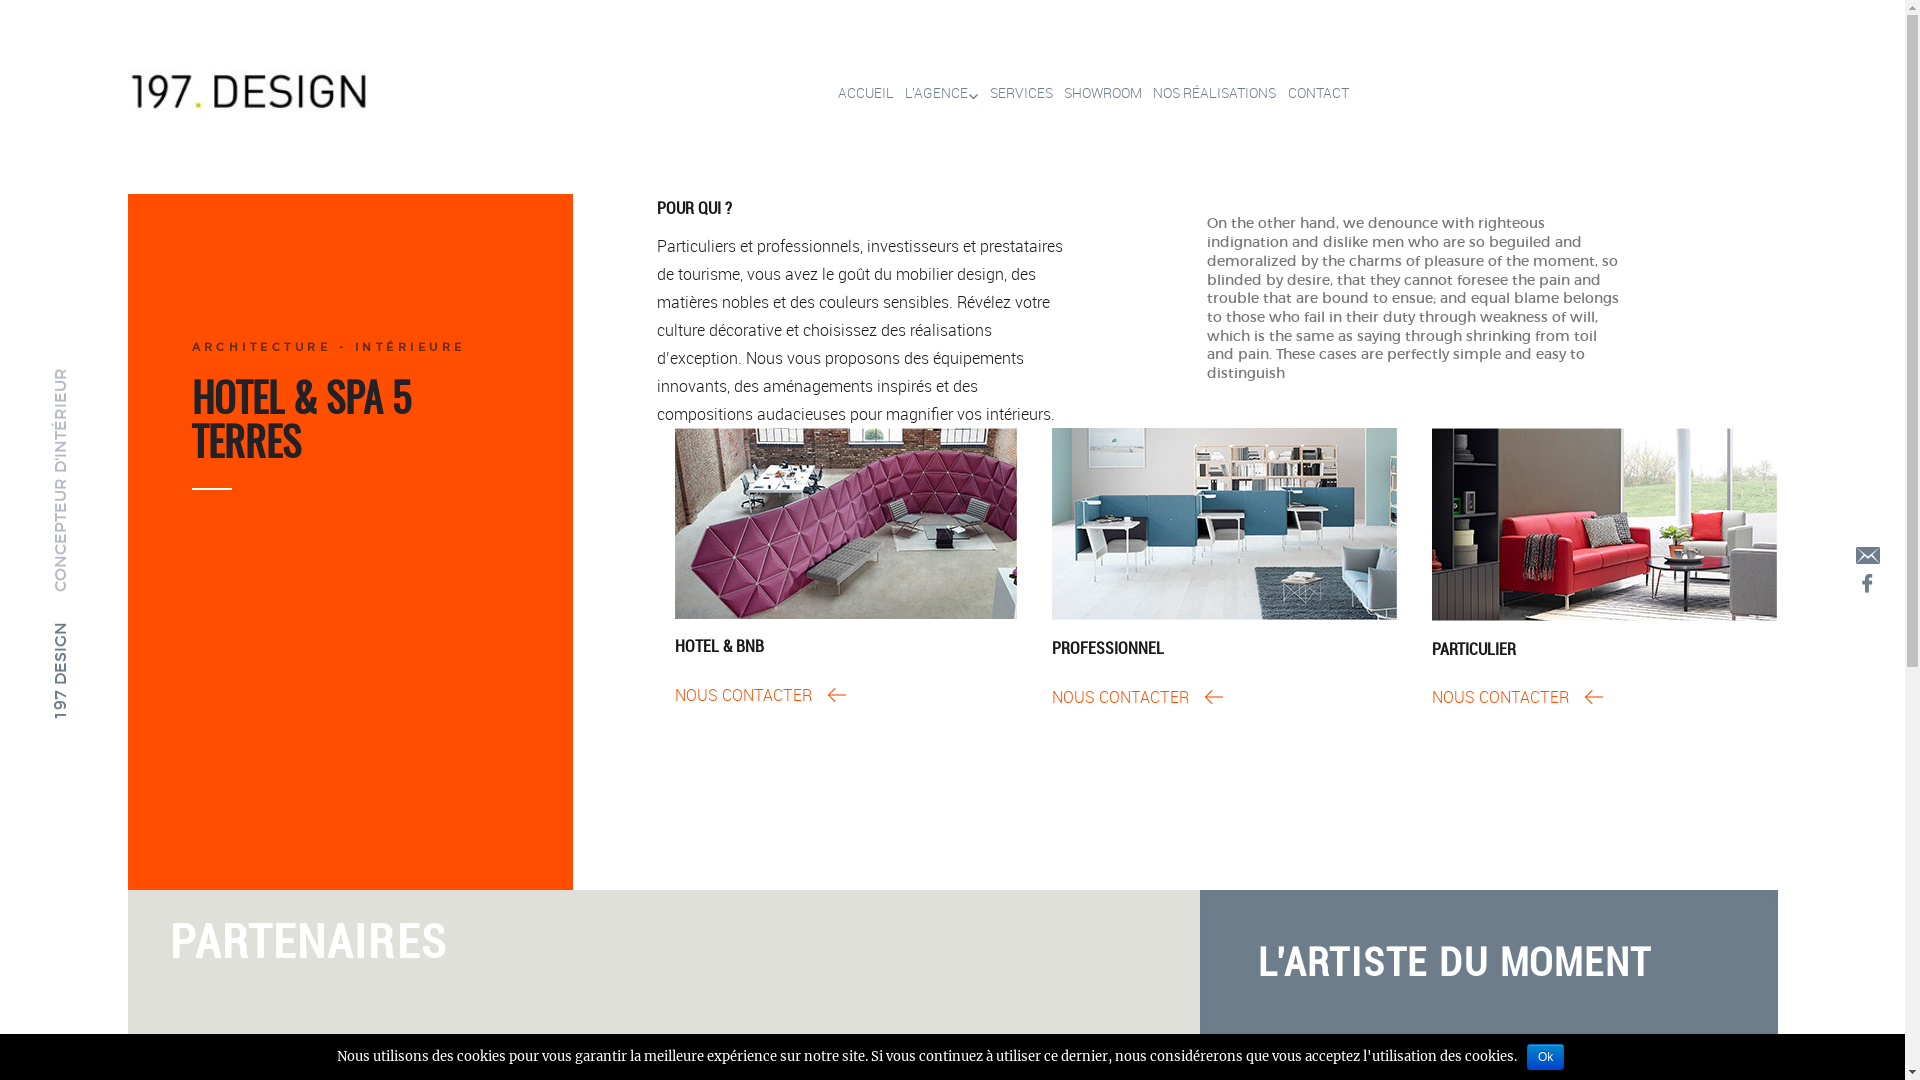  I want to click on 'NOUS CONTACTER', so click(1517, 696).